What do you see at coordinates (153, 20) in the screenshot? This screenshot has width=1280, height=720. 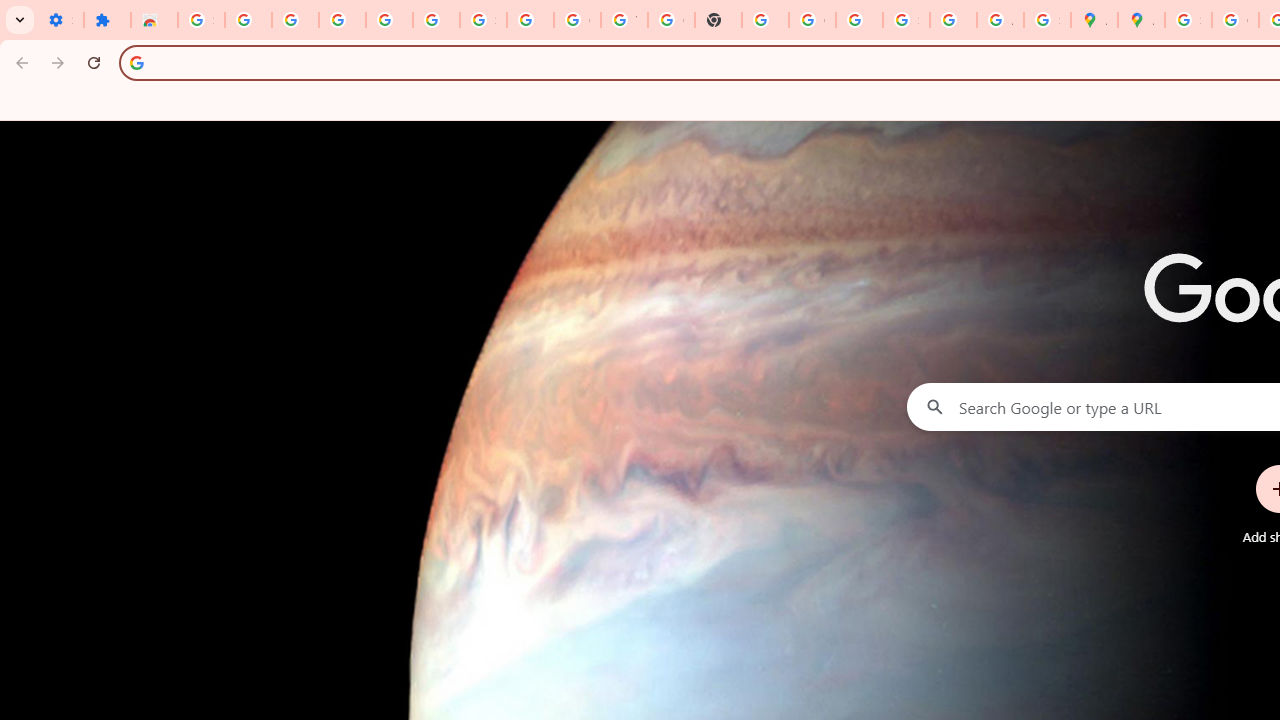 I see `'Reviews: Helix Fruit Jump Arcade Game'` at bounding box center [153, 20].